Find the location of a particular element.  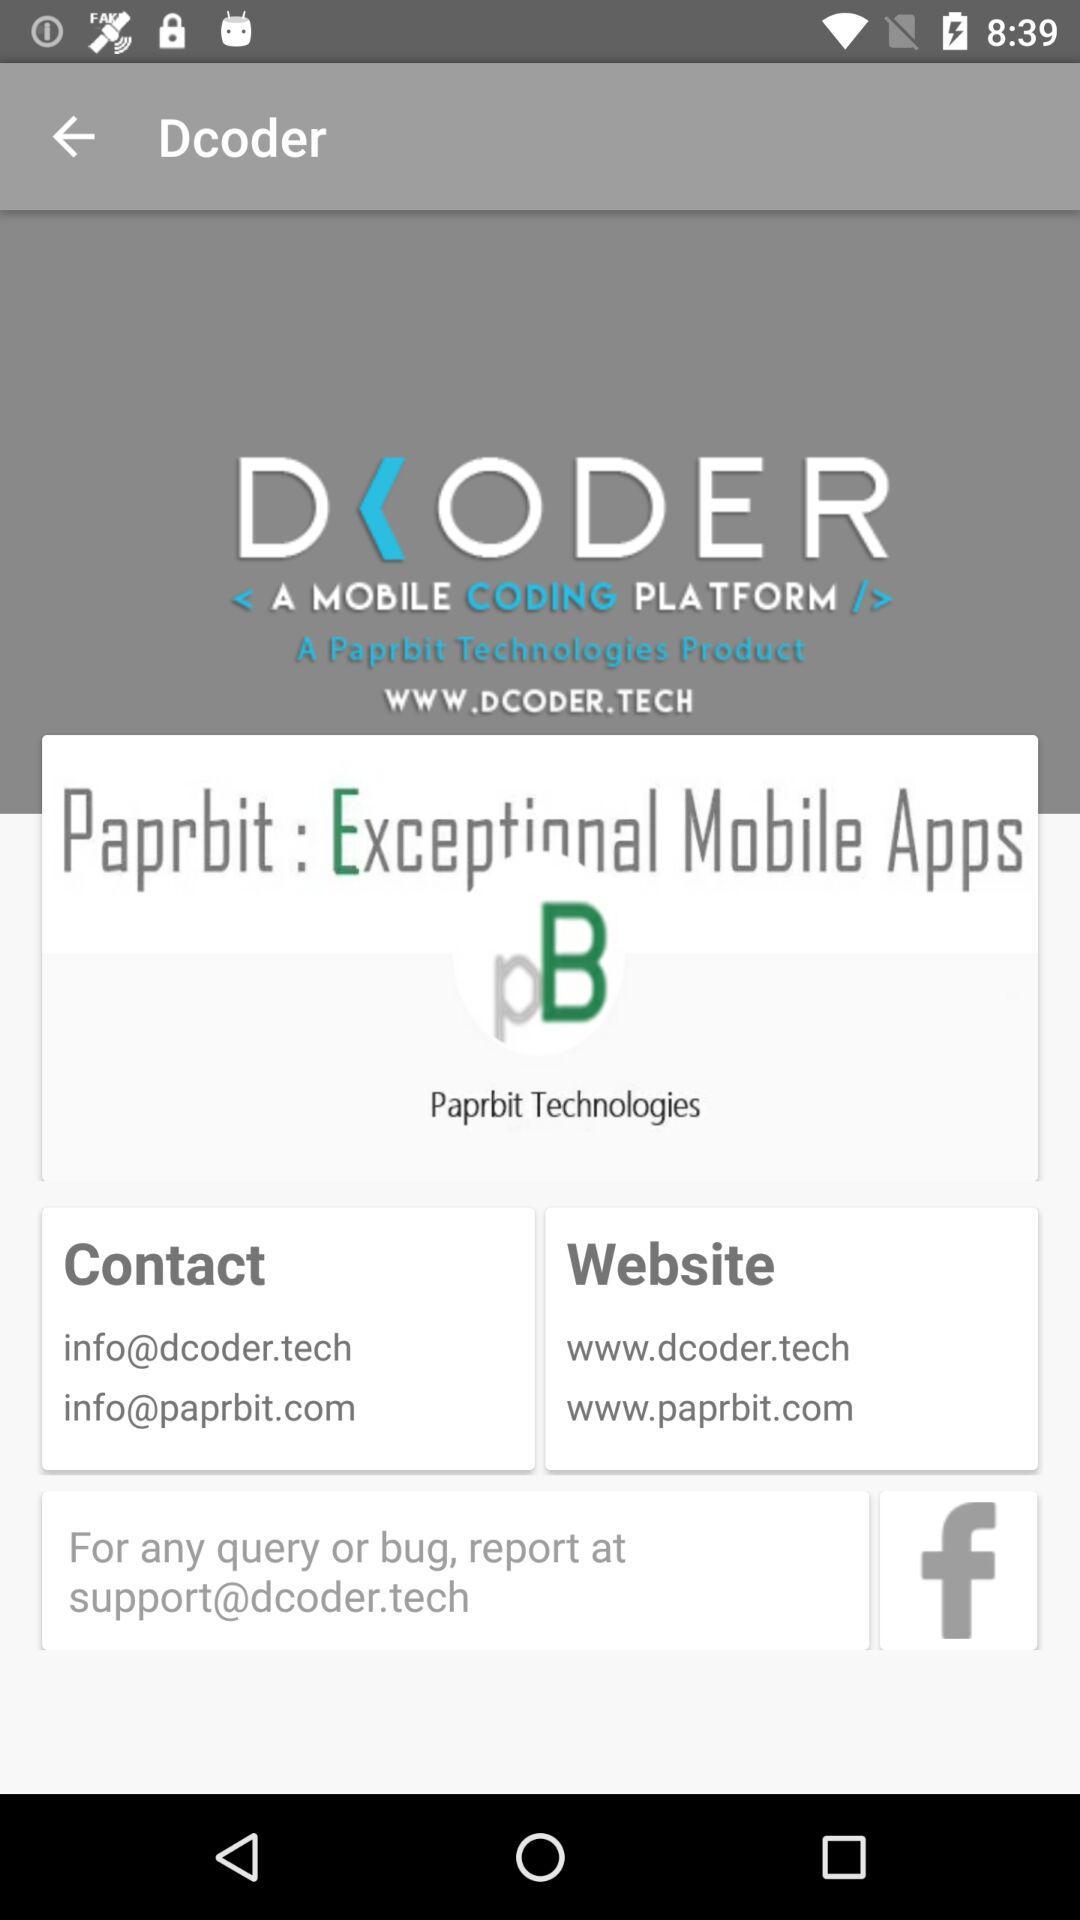

the item to the left of the dcoder app is located at coordinates (72, 135).